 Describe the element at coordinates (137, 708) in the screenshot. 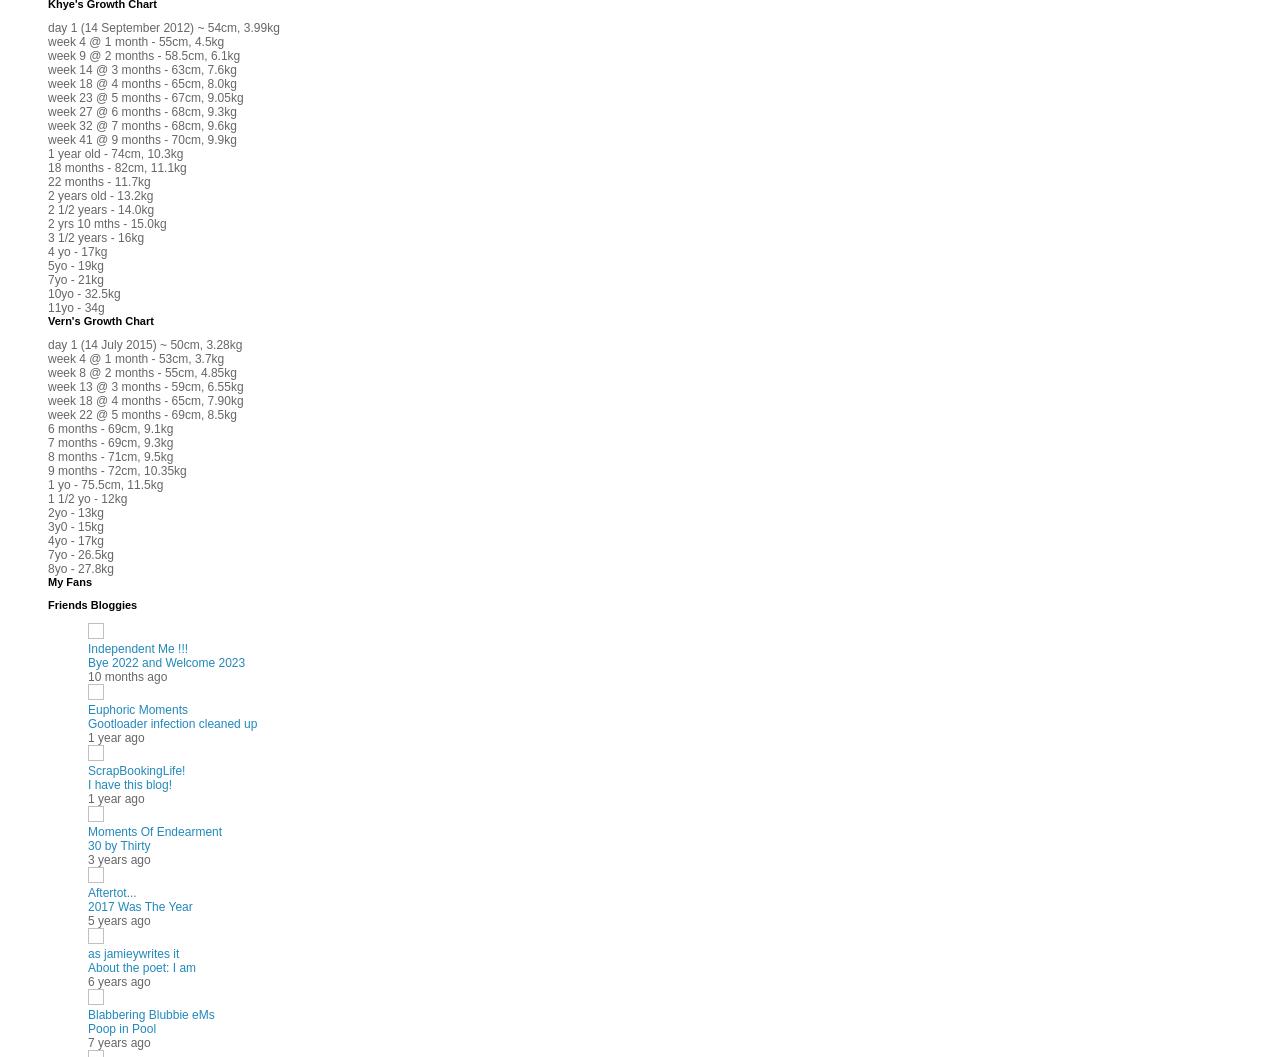

I see `'Euphoric Moments'` at that location.